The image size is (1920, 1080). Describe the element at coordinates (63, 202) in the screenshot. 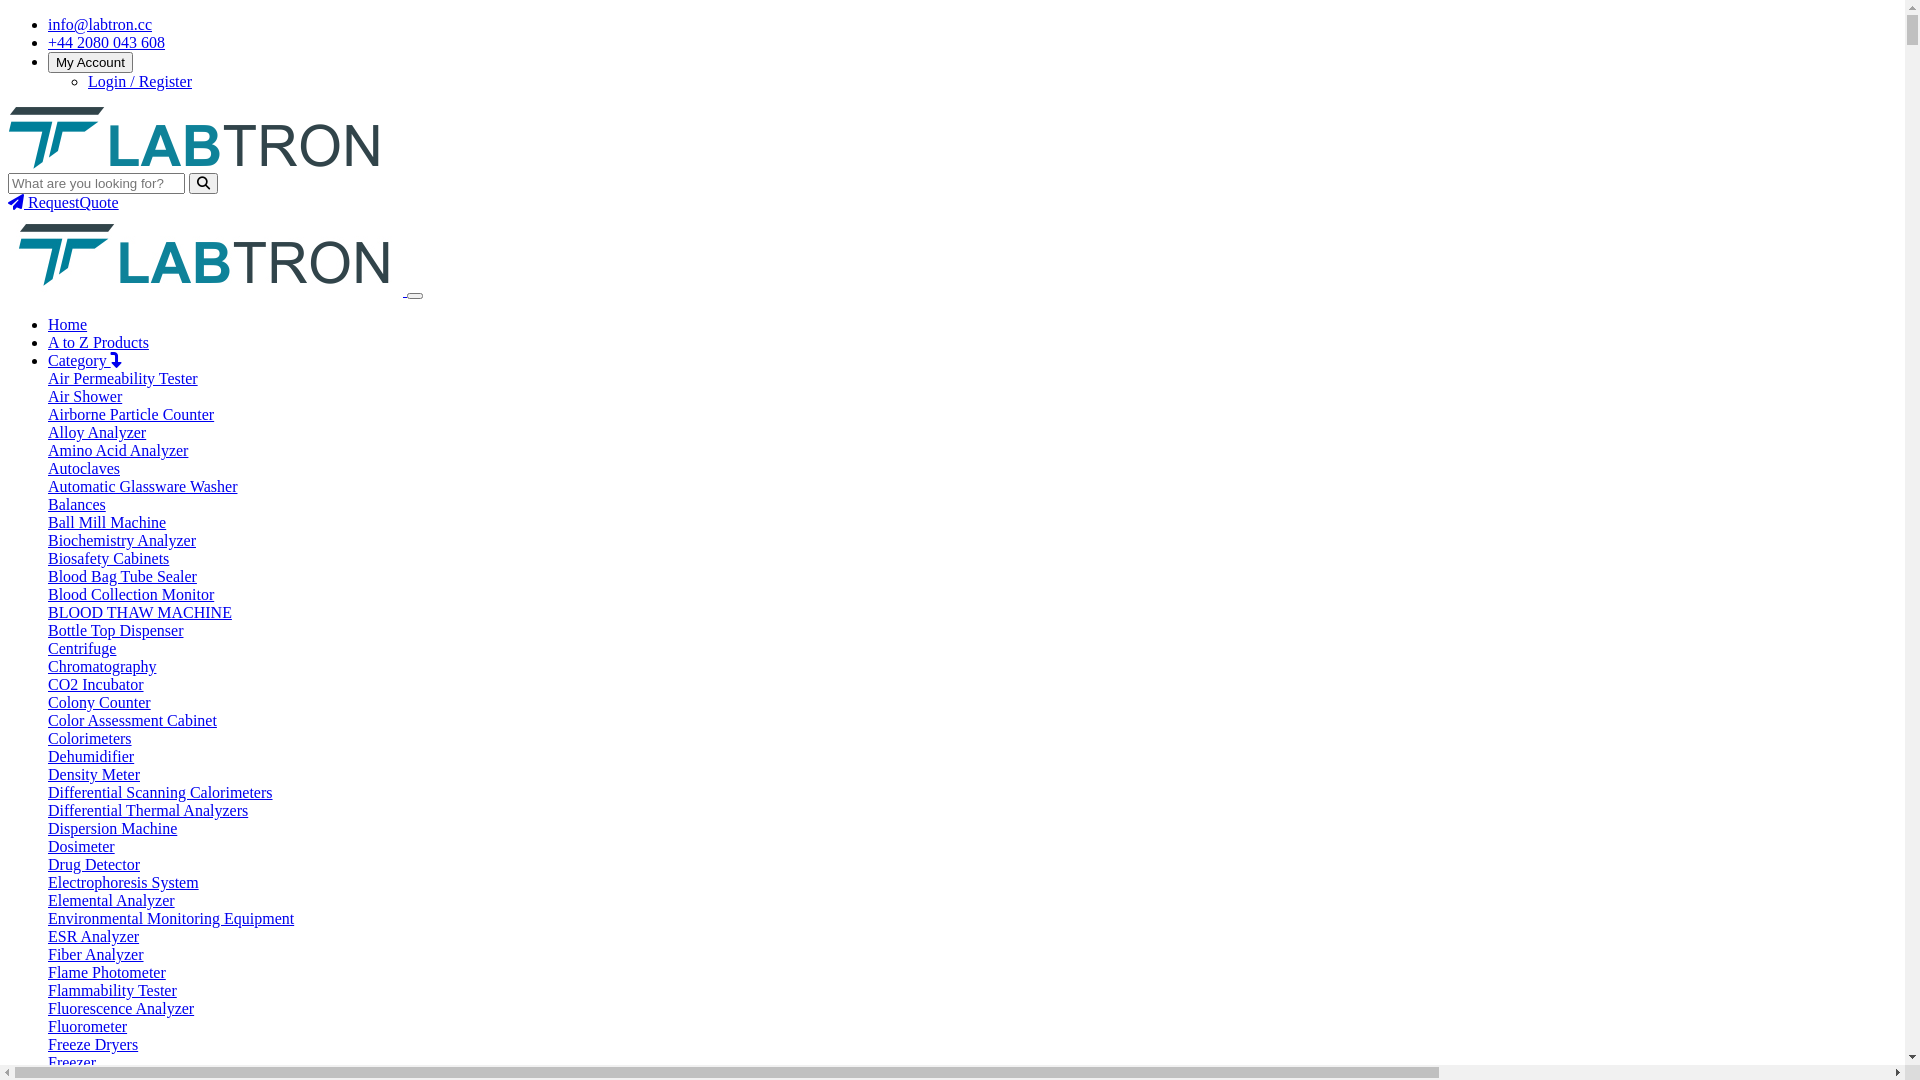

I see `'RequestQuote'` at that location.